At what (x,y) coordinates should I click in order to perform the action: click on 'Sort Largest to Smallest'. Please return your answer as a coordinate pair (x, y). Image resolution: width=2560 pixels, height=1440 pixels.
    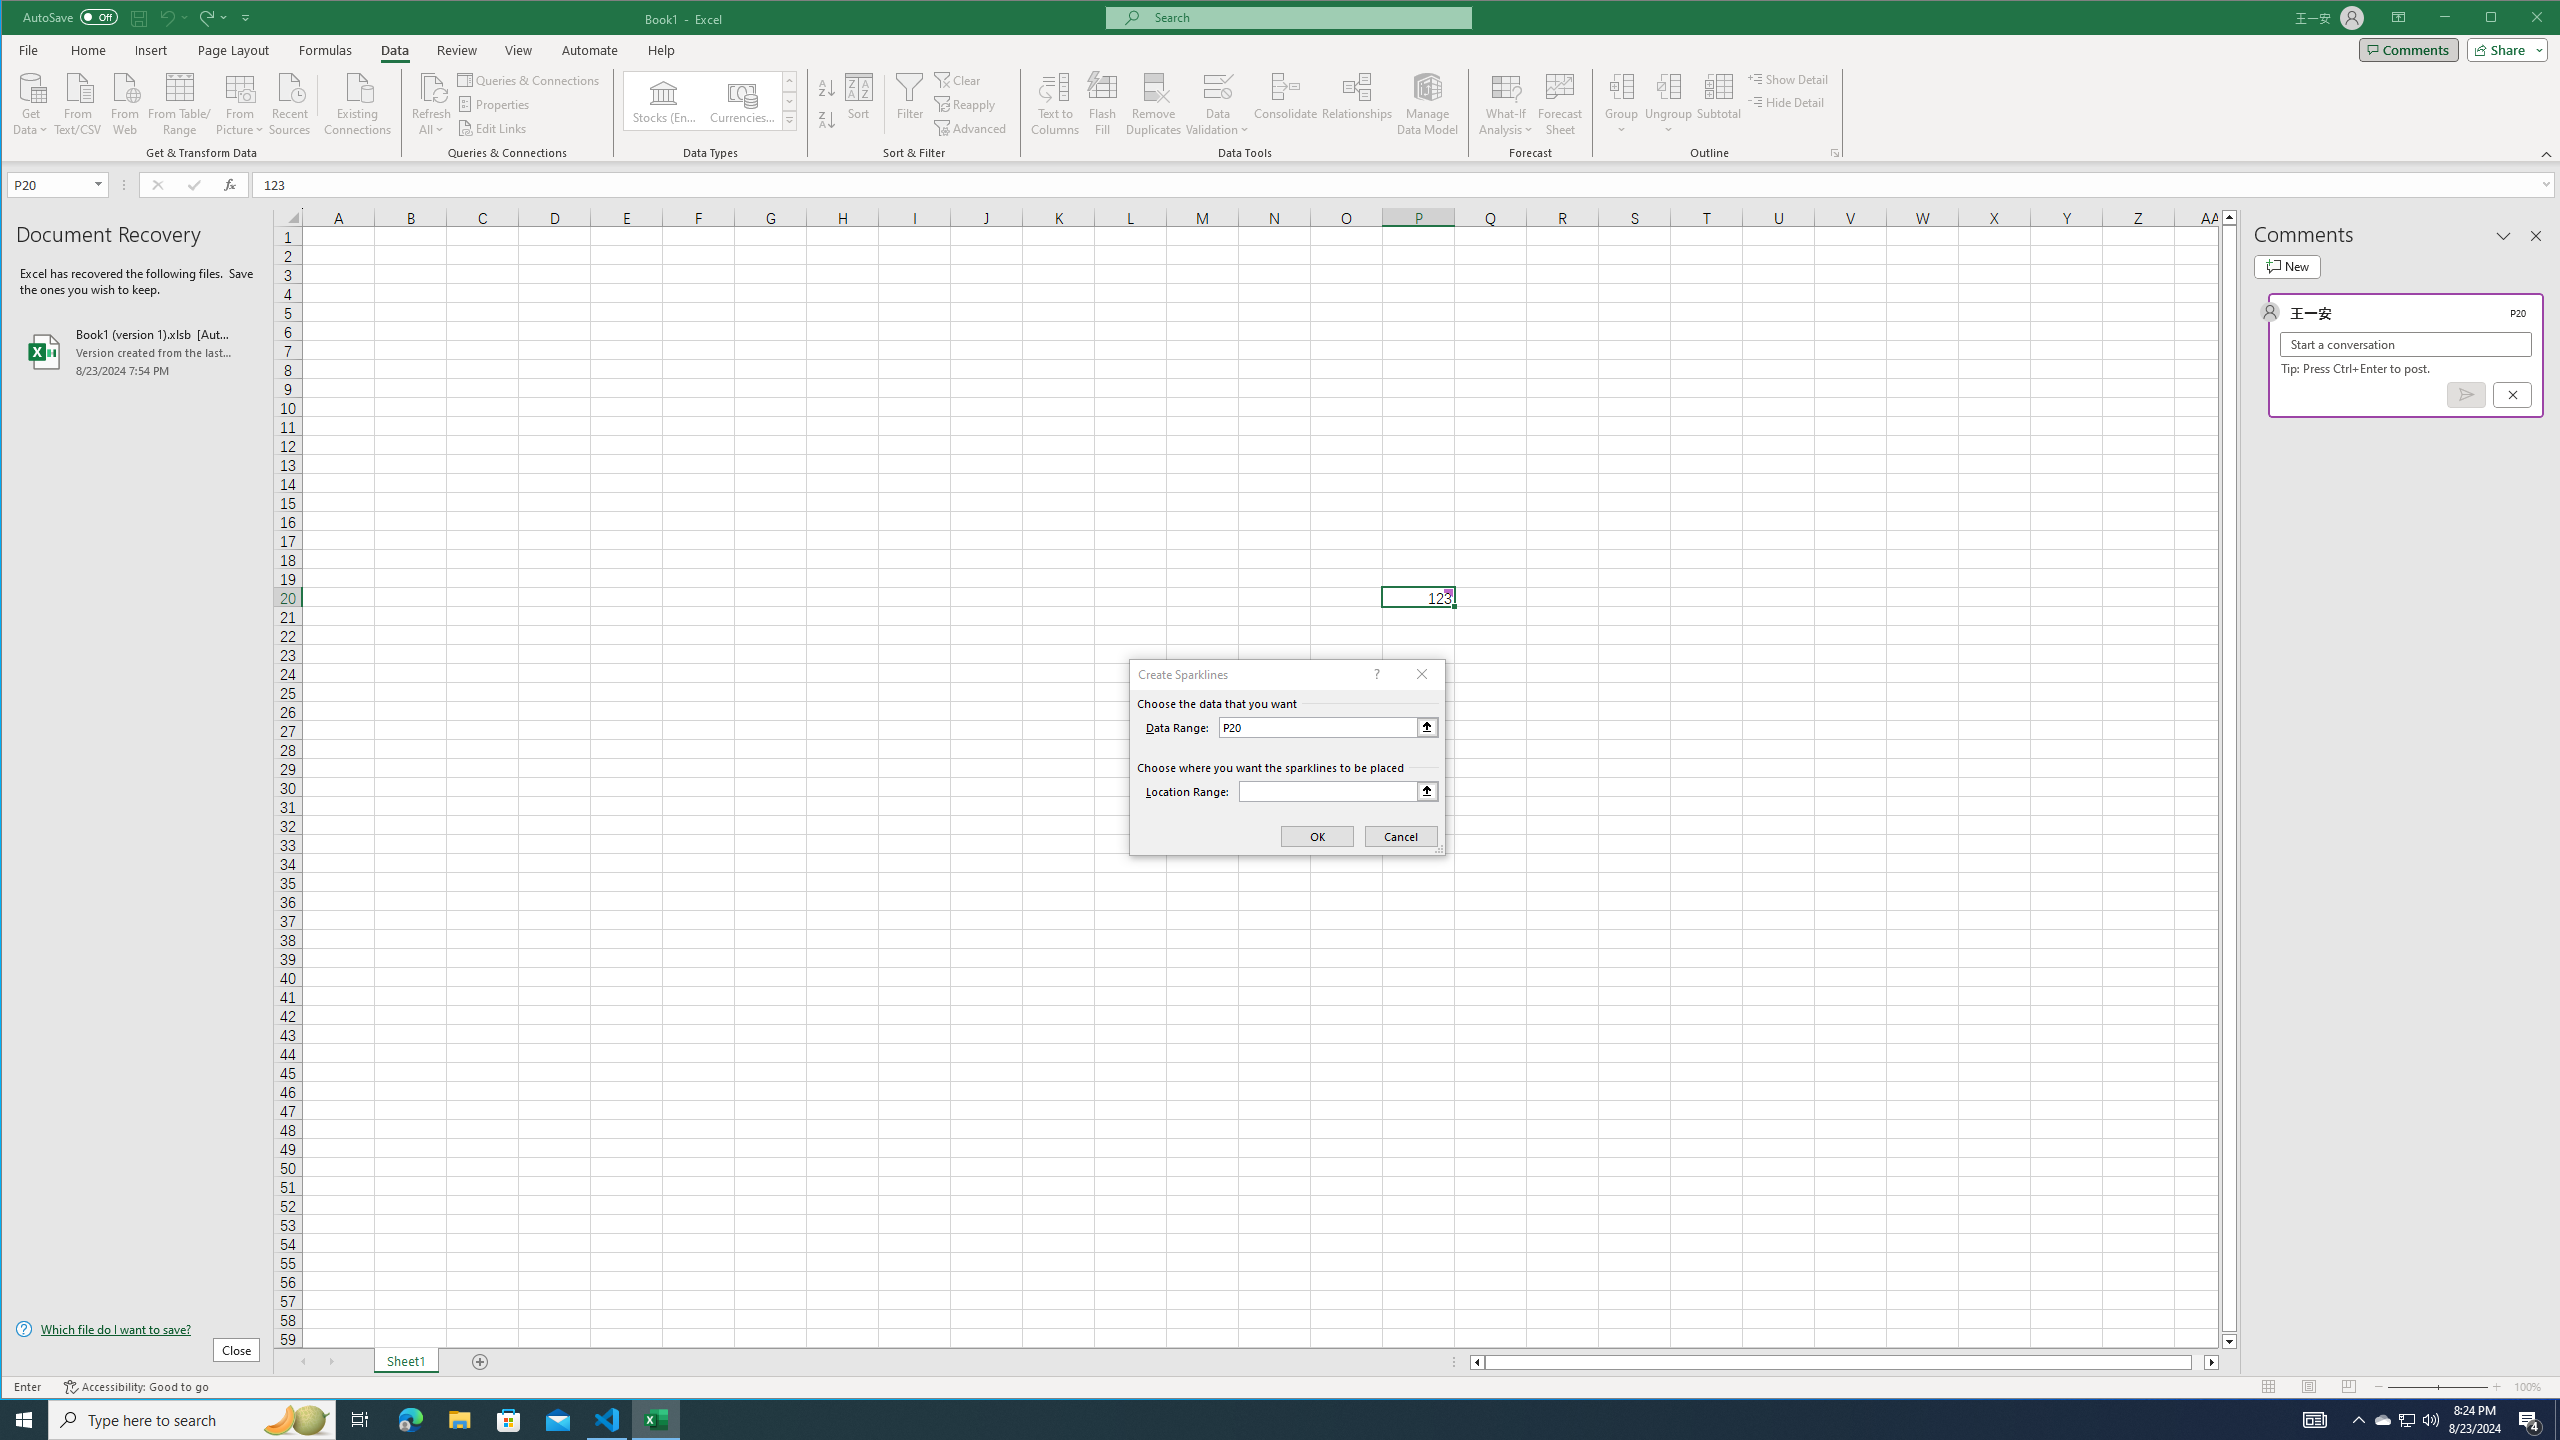
    Looking at the image, I should click on (826, 119).